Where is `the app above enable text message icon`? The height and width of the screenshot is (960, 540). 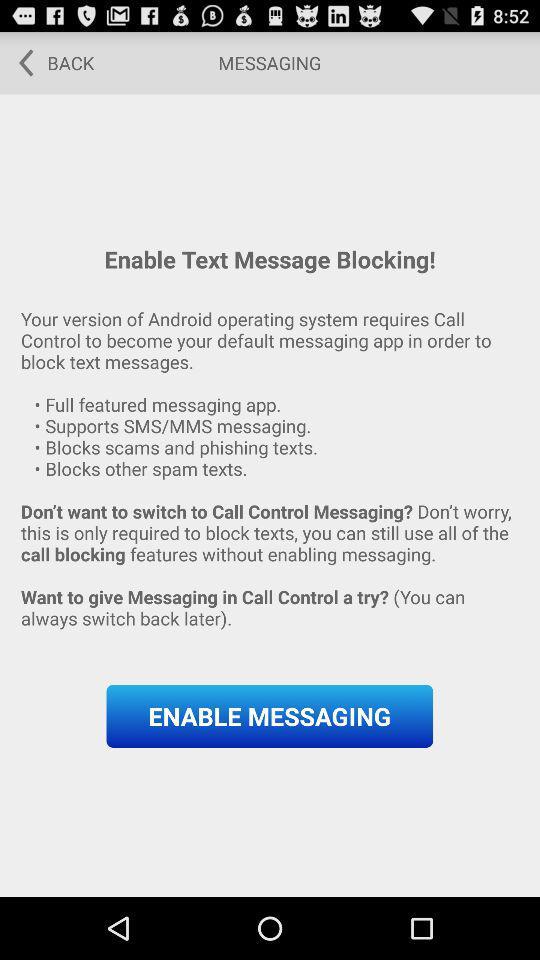
the app above enable text message icon is located at coordinates (49, 62).